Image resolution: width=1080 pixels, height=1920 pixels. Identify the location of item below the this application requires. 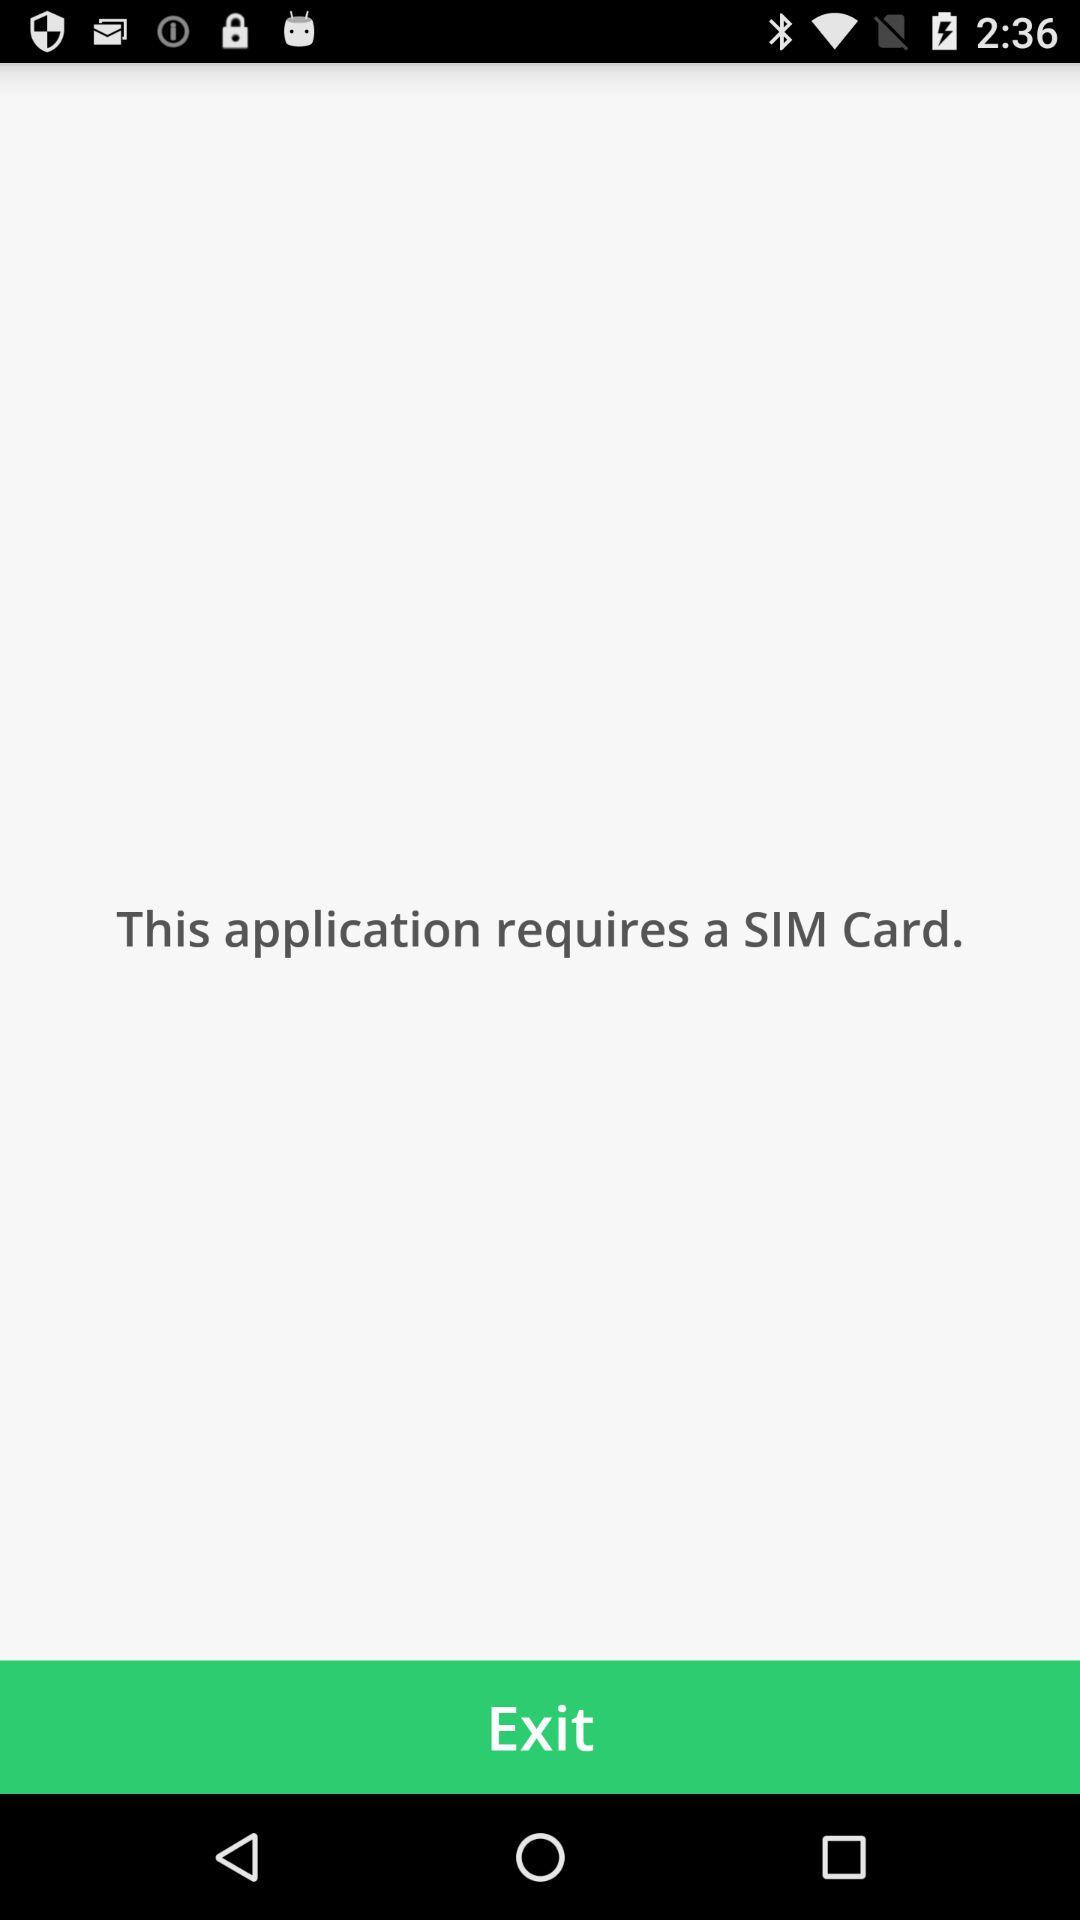
(540, 1726).